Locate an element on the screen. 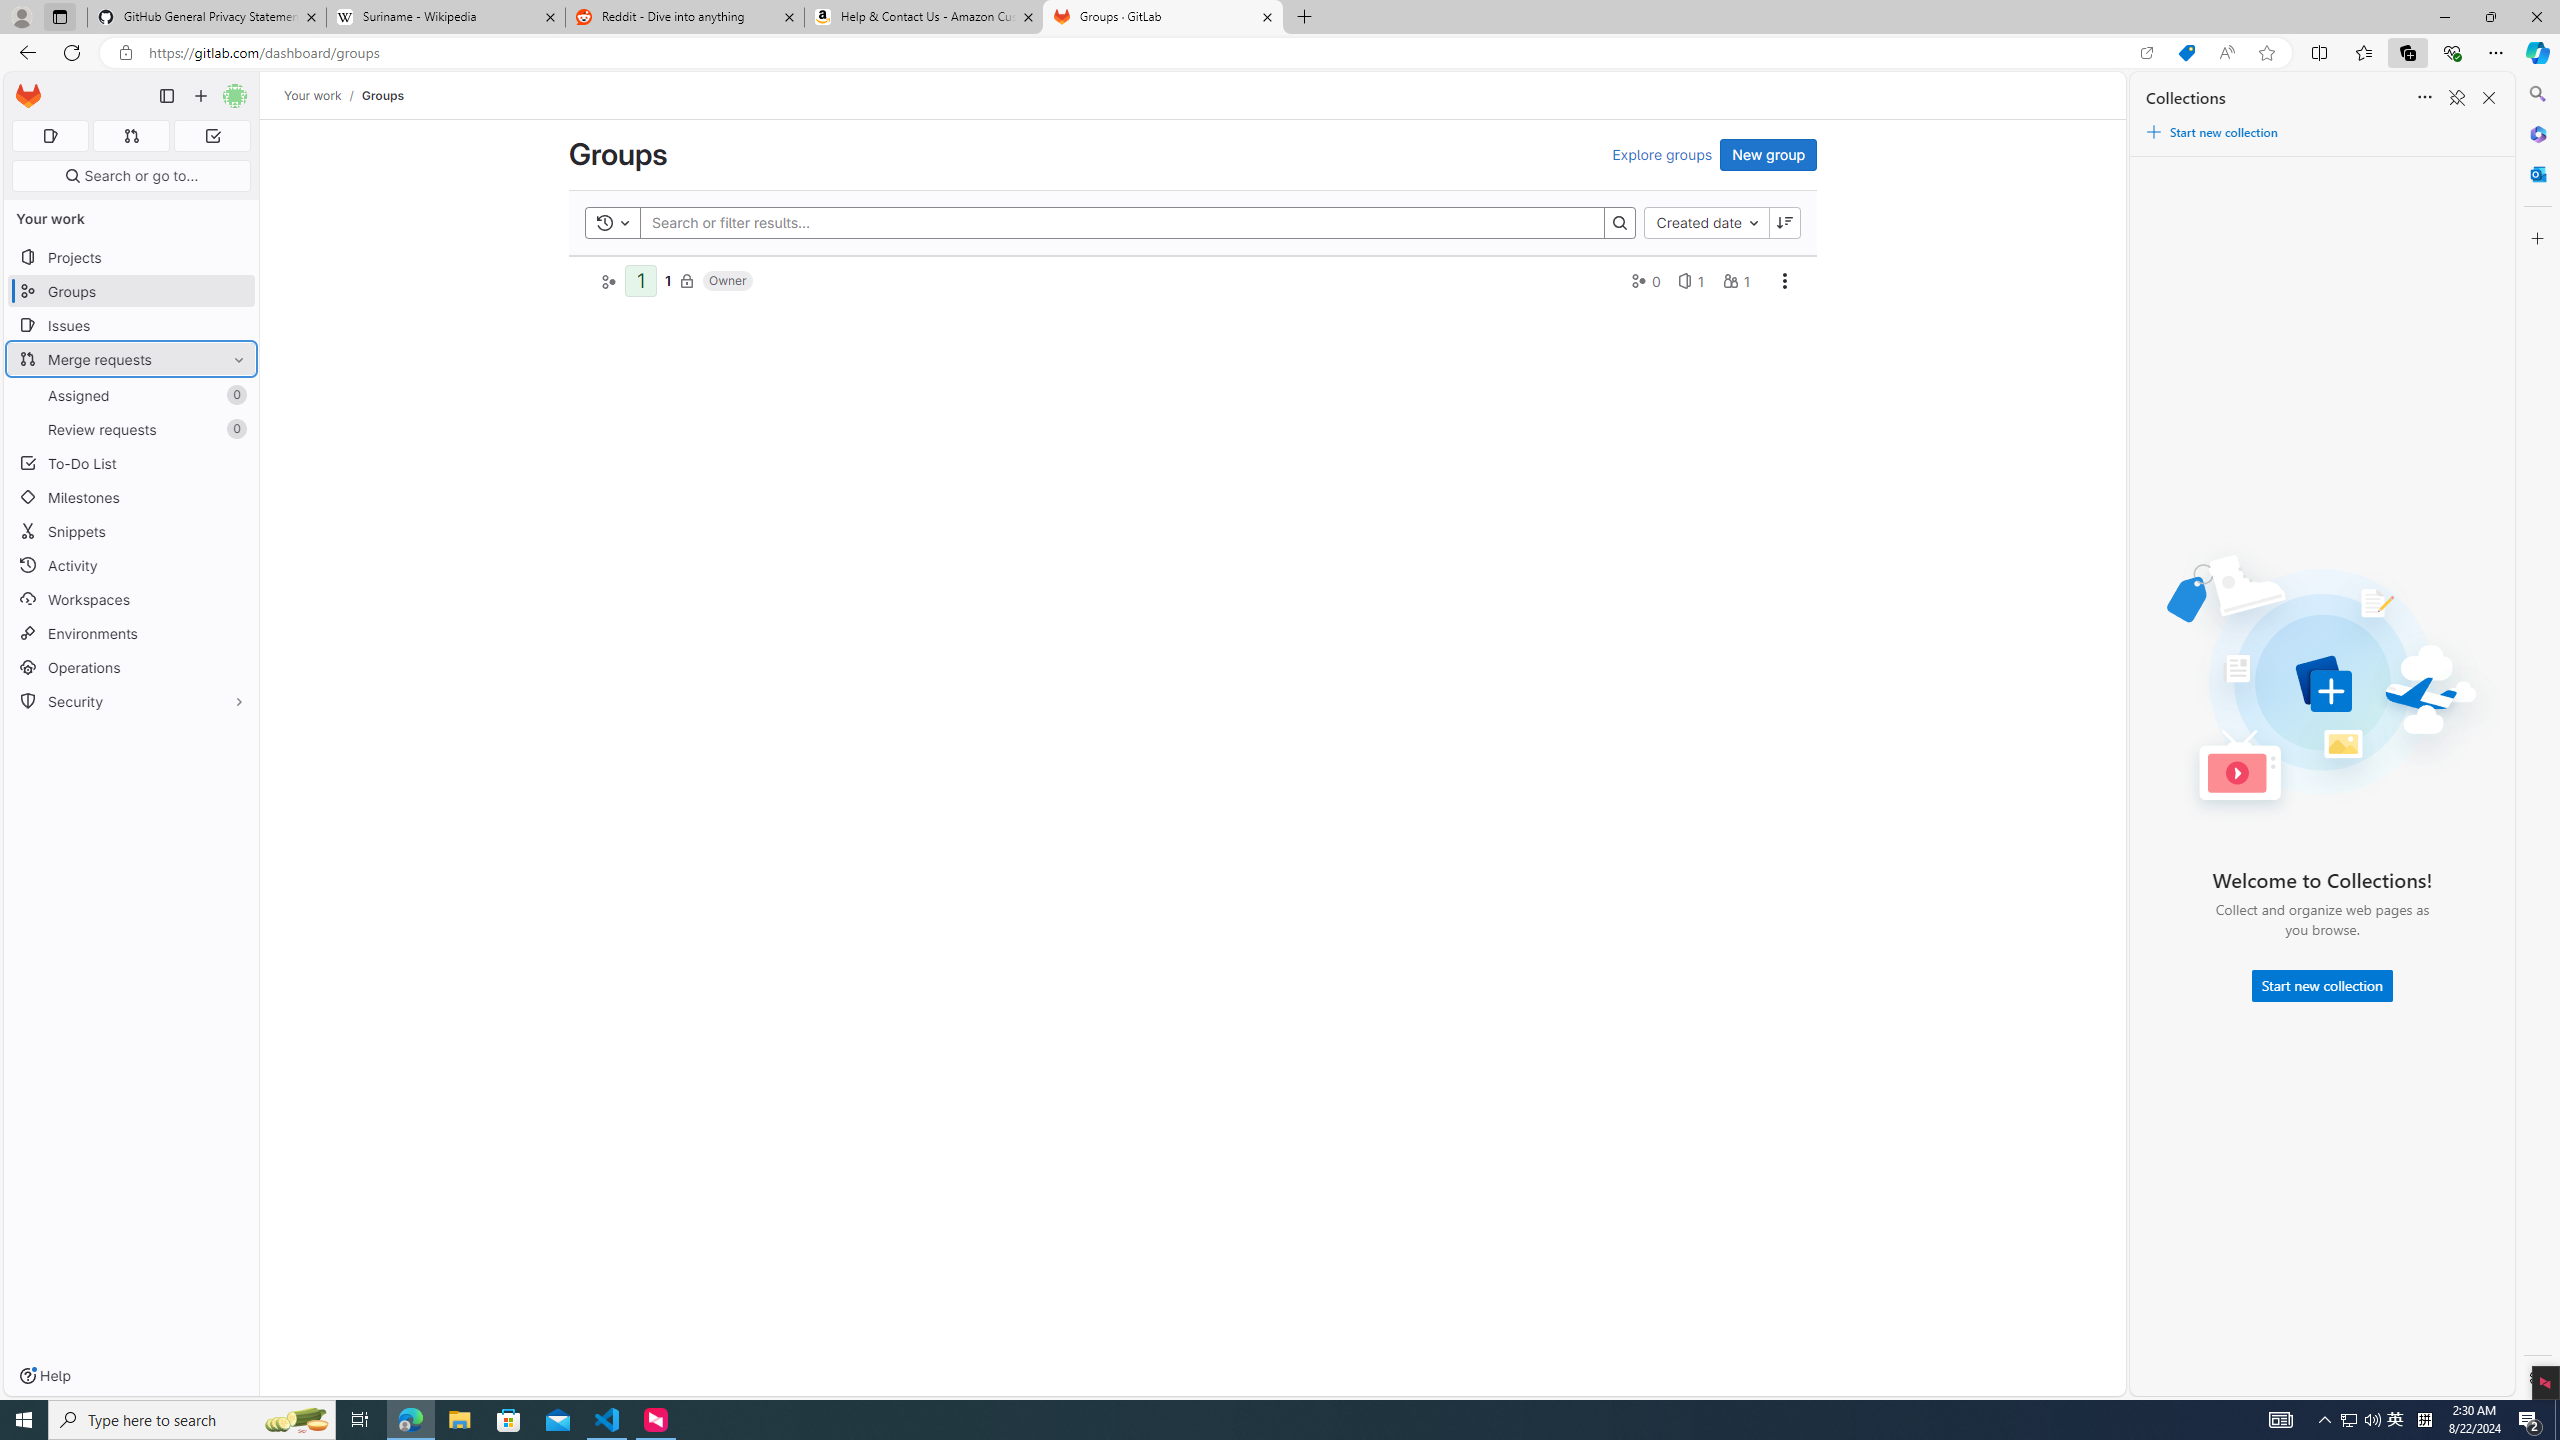 Image resolution: width=2560 pixels, height=1440 pixels. 'Your work/' is located at coordinates (322, 95).